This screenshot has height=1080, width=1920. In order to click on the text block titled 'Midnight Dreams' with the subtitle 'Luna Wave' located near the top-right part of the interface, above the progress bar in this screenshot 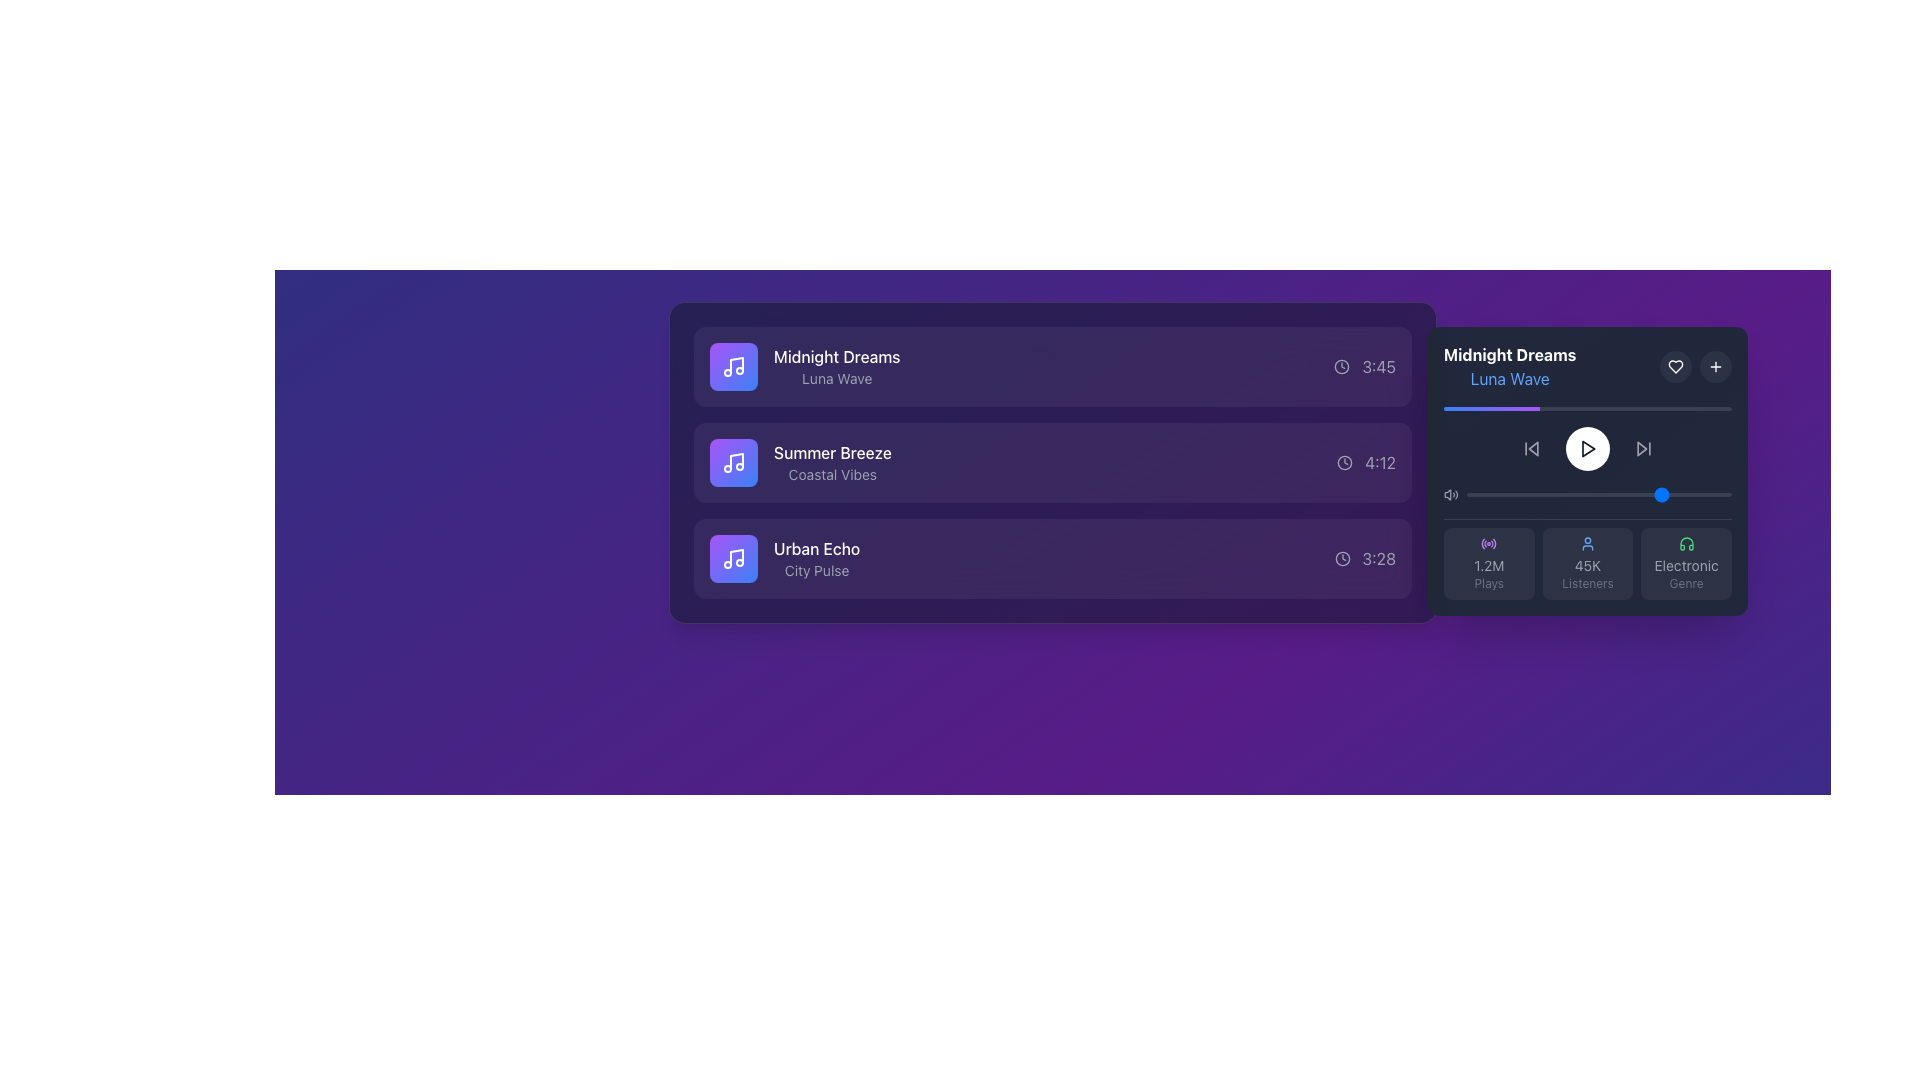, I will do `click(1510, 366)`.